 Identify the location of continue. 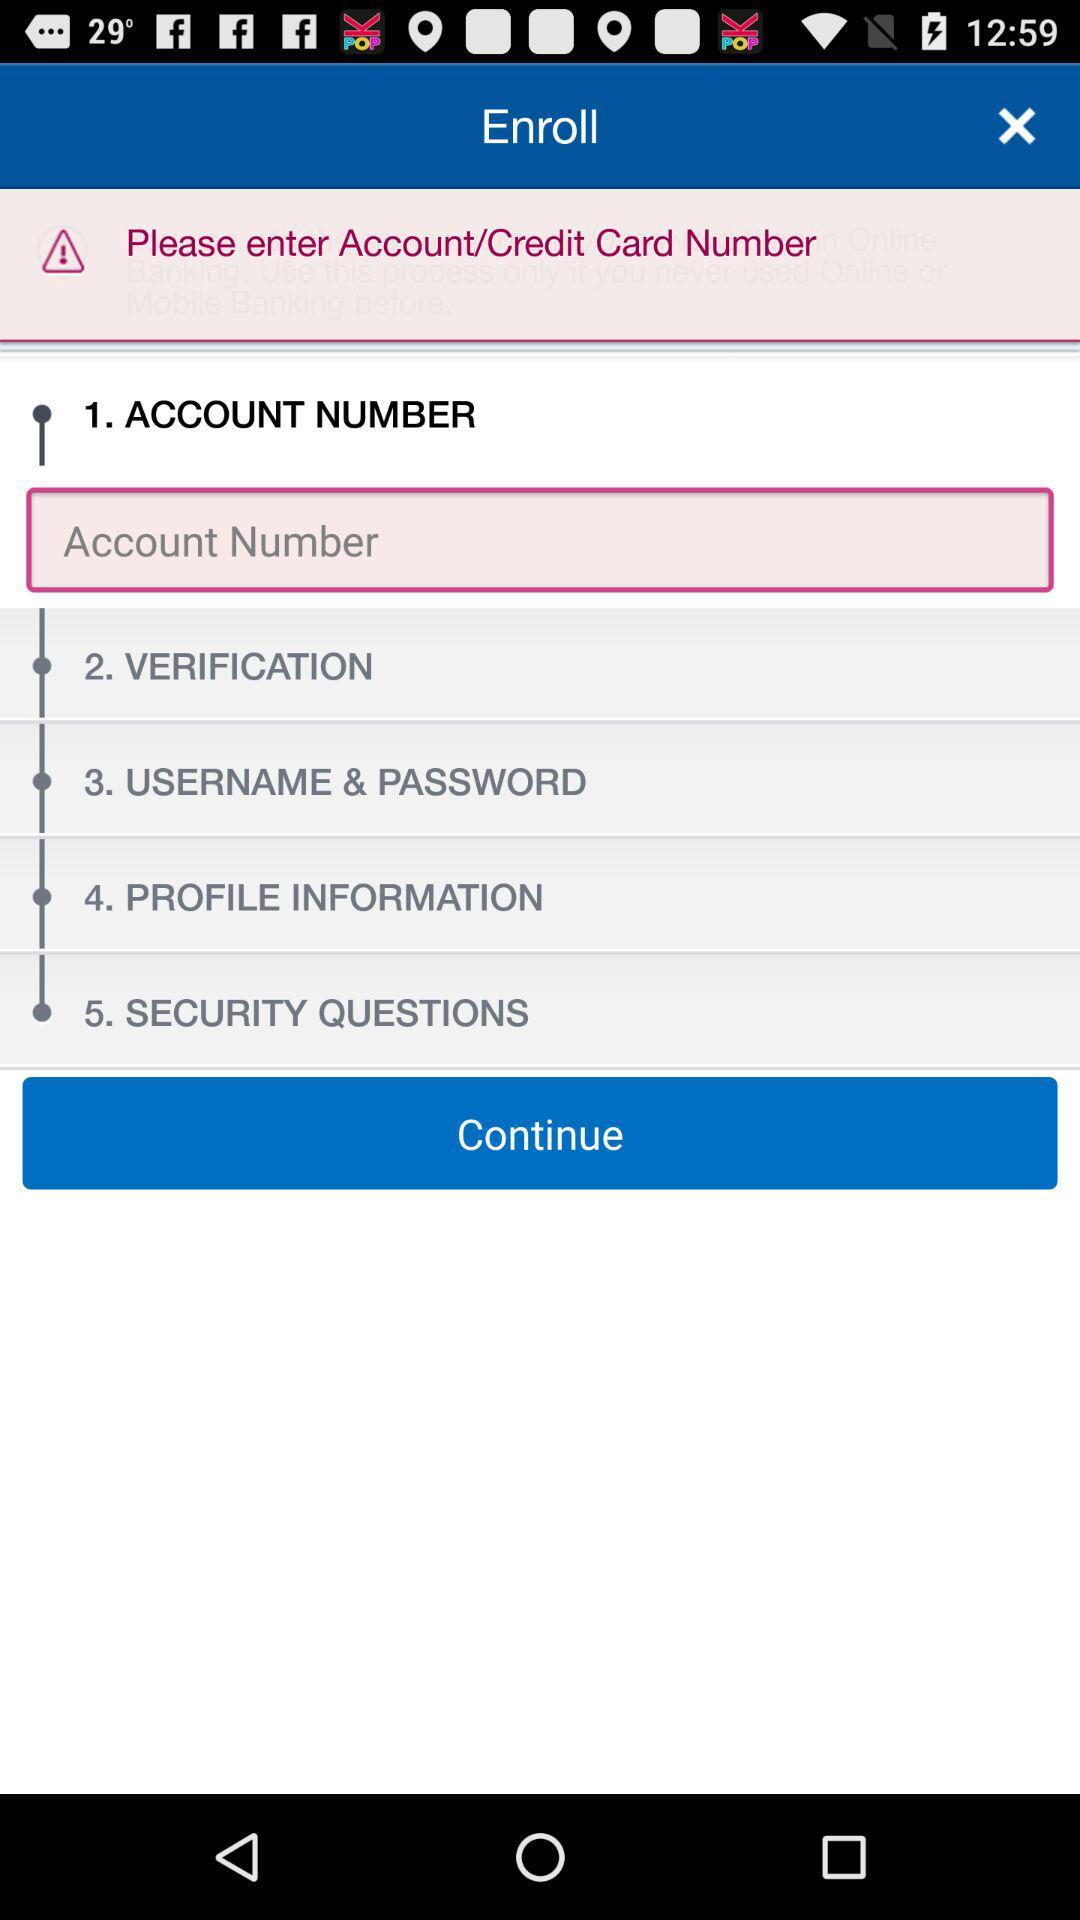
(540, 1133).